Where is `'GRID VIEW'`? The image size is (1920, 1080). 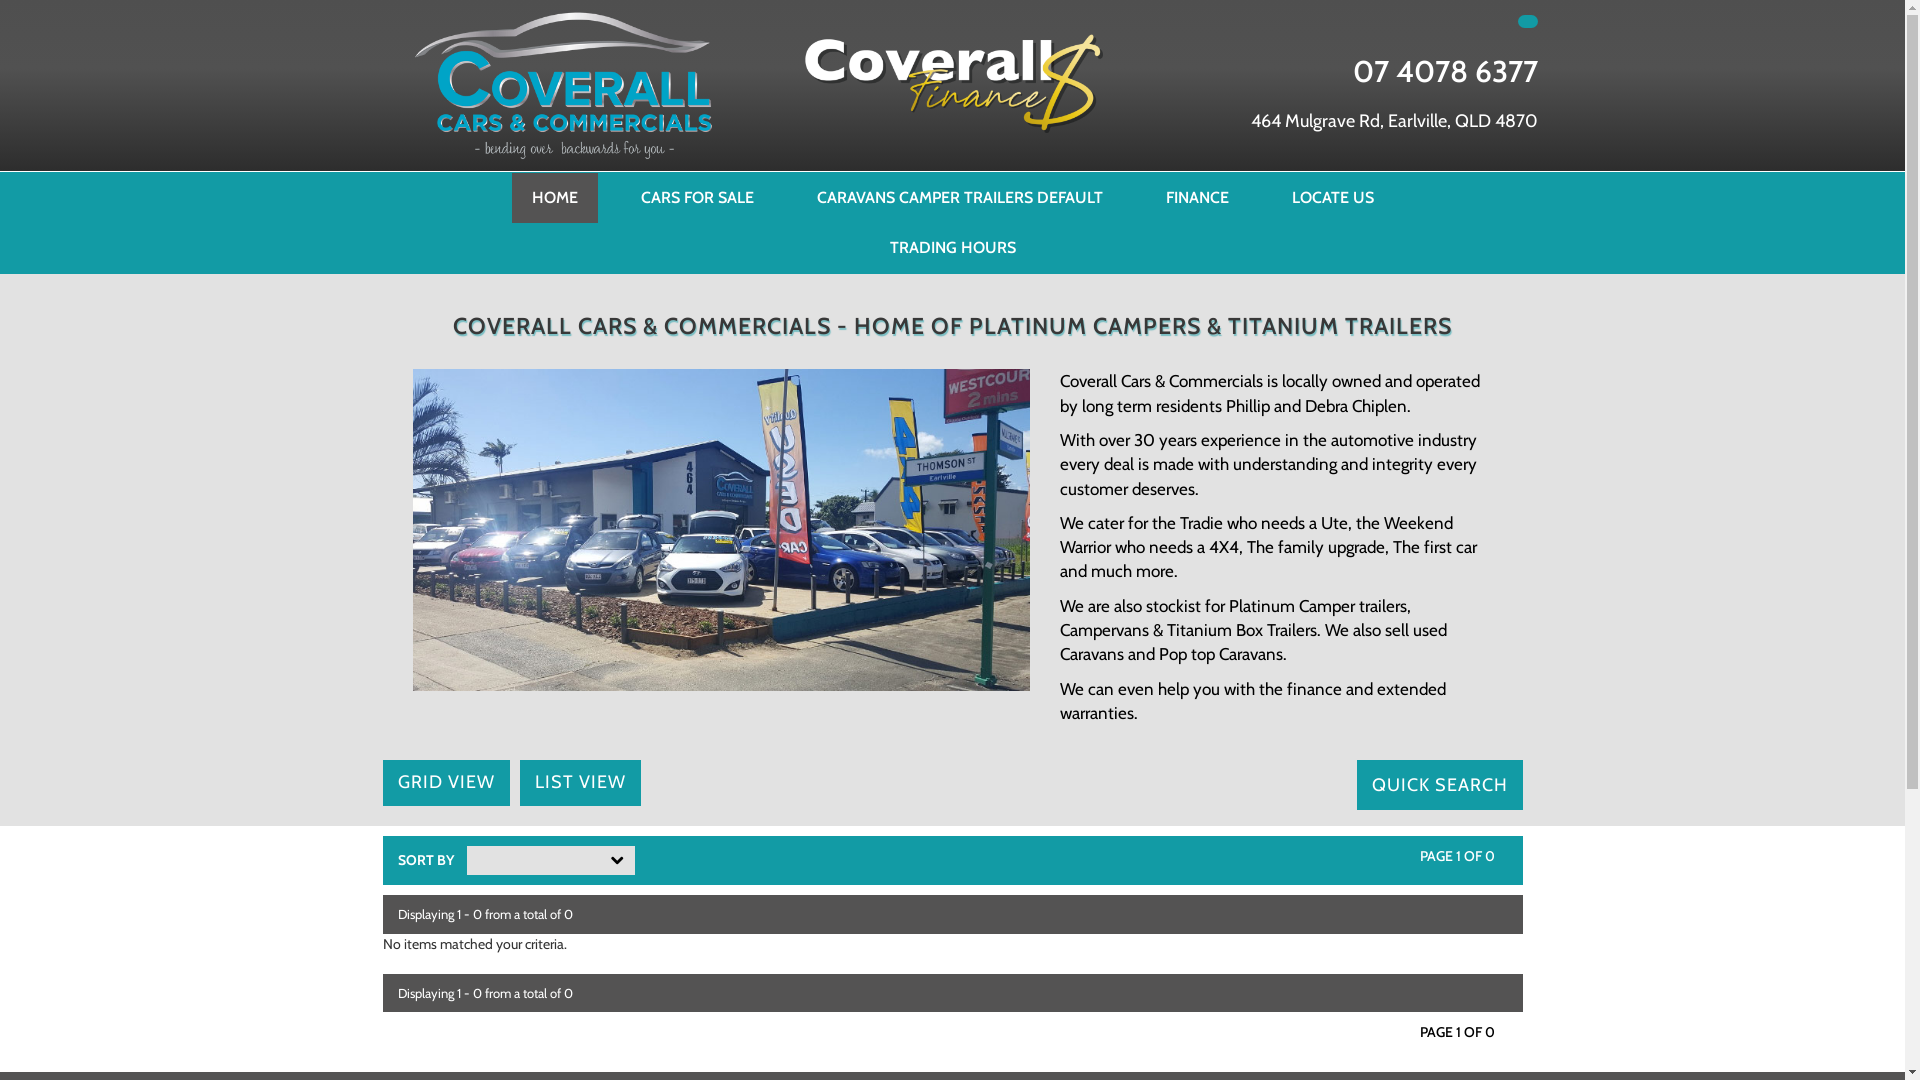
'GRID VIEW' is located at coordinates (444, 782).